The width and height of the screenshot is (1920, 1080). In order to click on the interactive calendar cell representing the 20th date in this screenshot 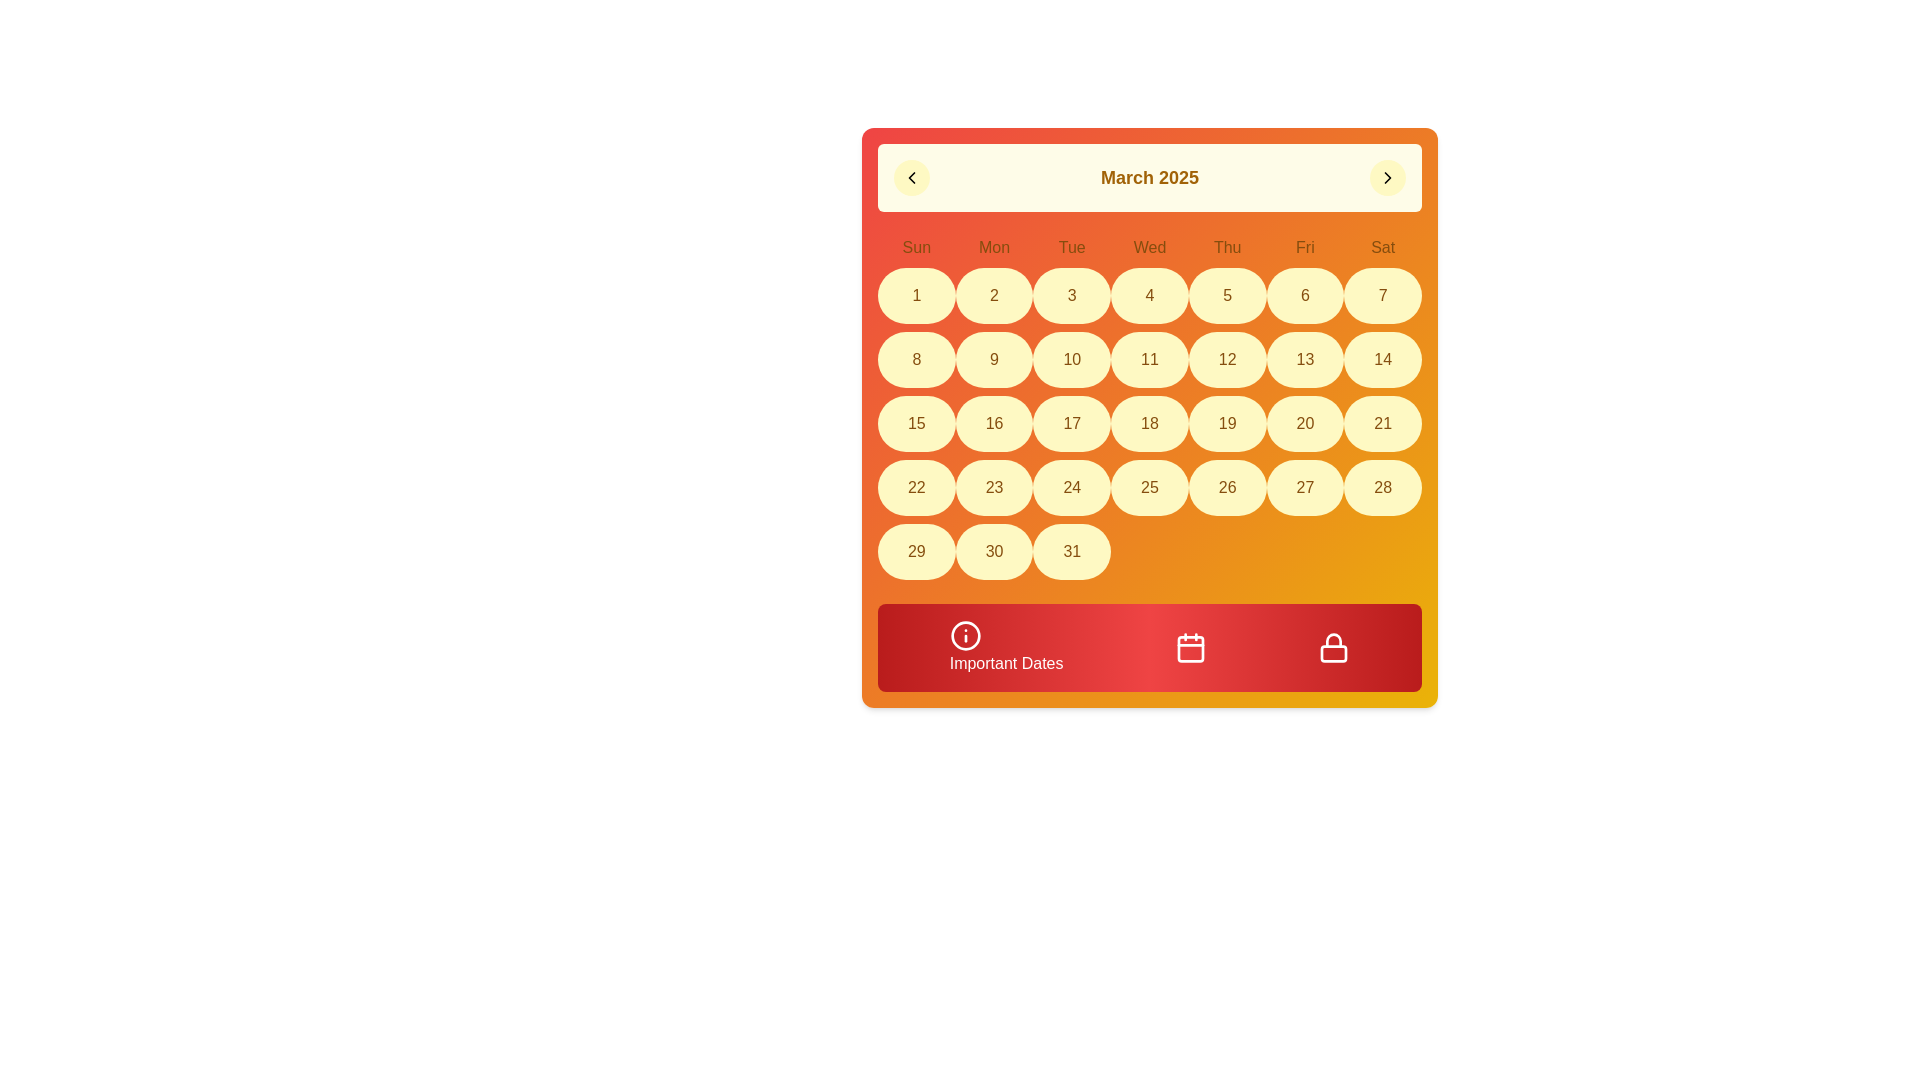, I will do `click(1305, 423)`.